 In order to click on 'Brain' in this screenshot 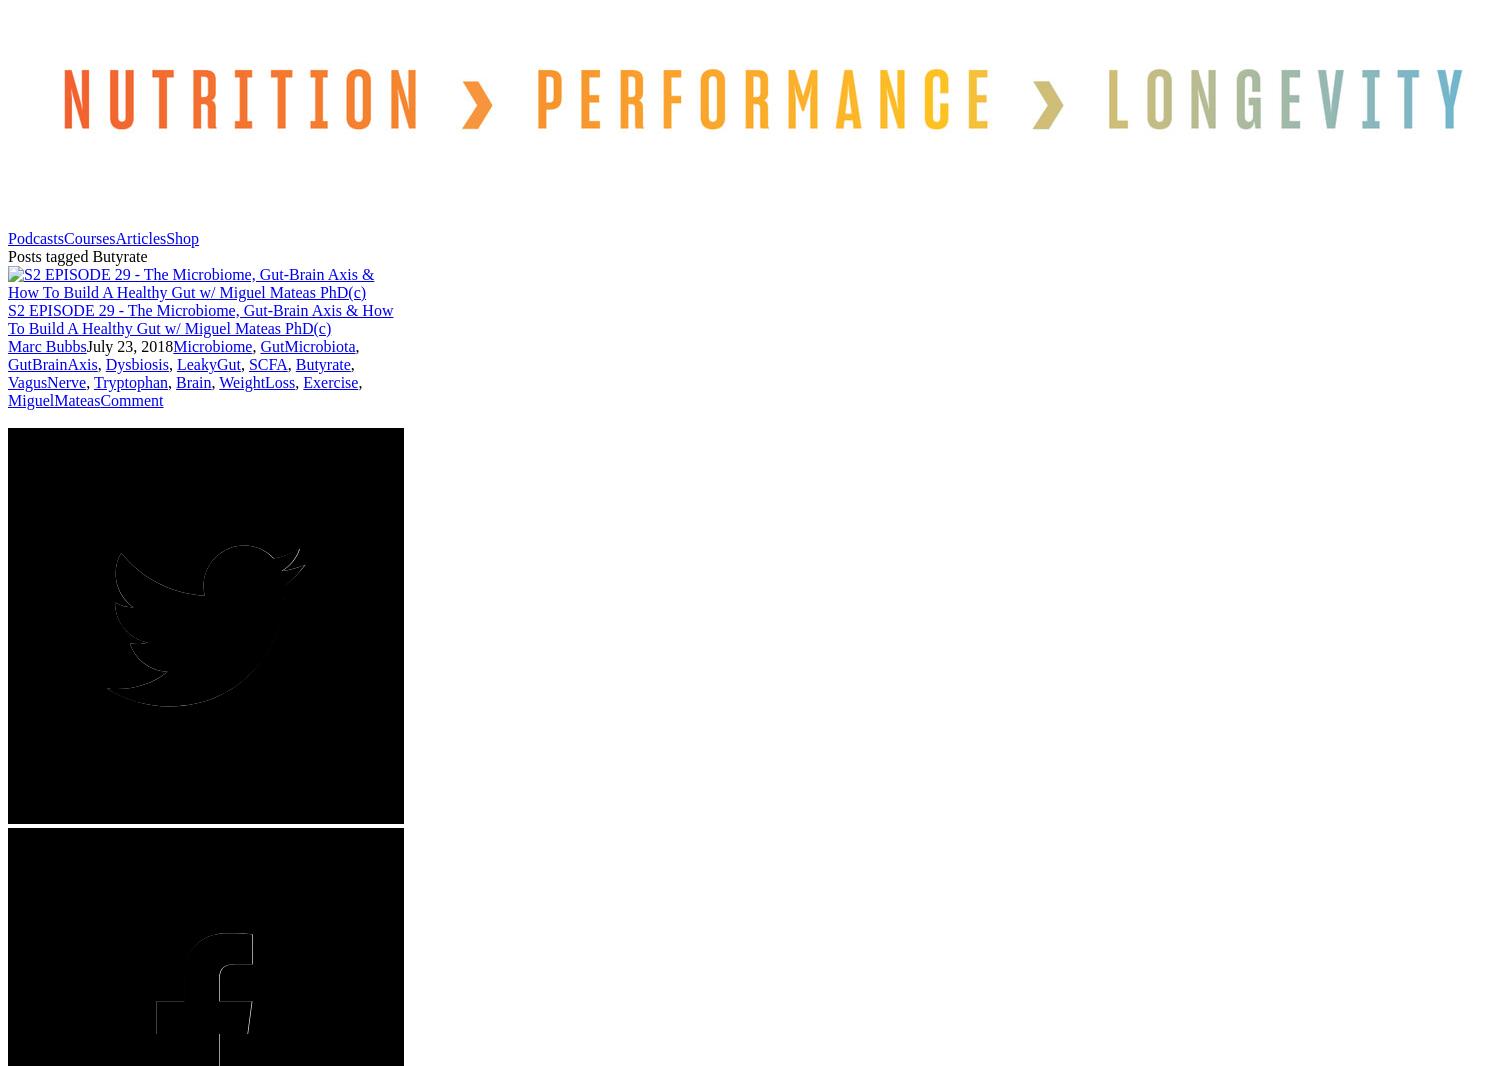, I will do `click(192, 381)`.